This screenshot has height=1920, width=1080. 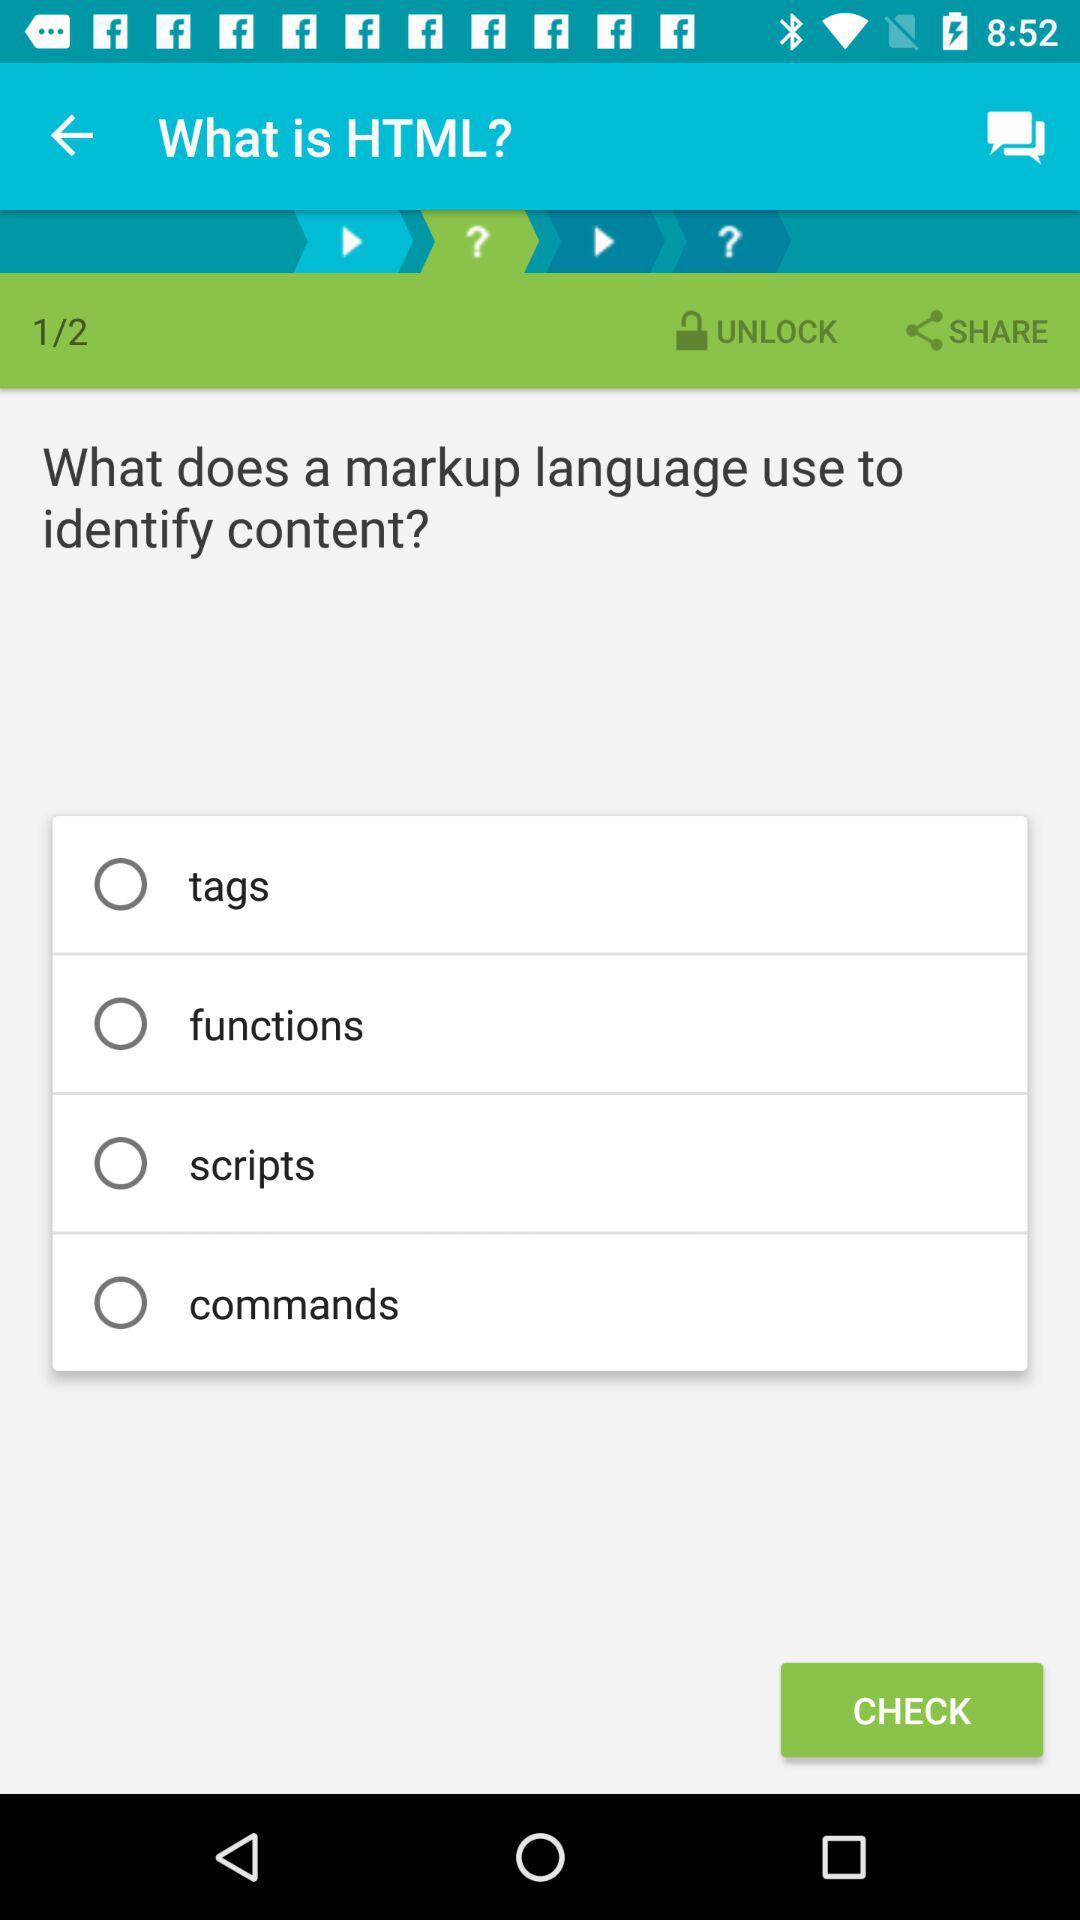 What do you see at coordinates (752, 330) in the screenshot?
I see `the icon above the what does a icon` at bounding box center [752, 330].